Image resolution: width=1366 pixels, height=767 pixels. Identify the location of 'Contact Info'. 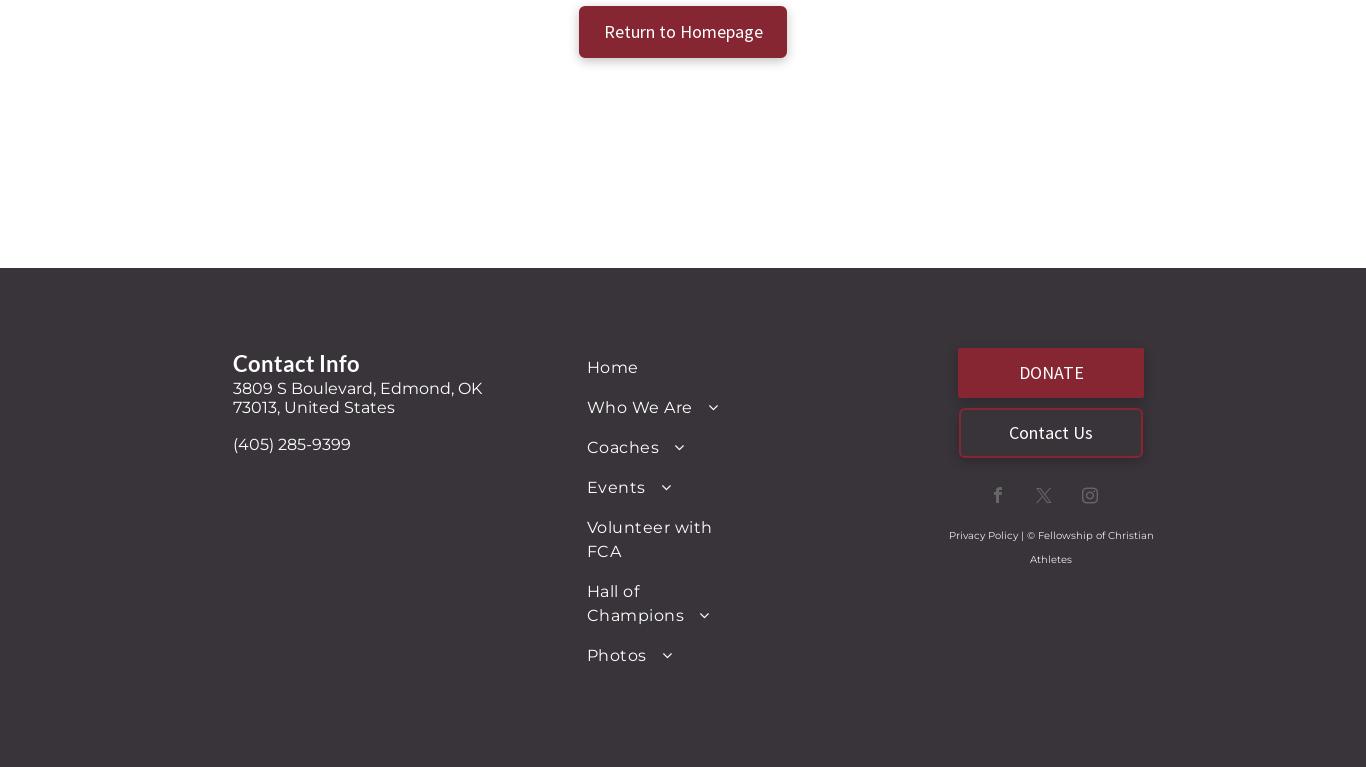
(296, 361).